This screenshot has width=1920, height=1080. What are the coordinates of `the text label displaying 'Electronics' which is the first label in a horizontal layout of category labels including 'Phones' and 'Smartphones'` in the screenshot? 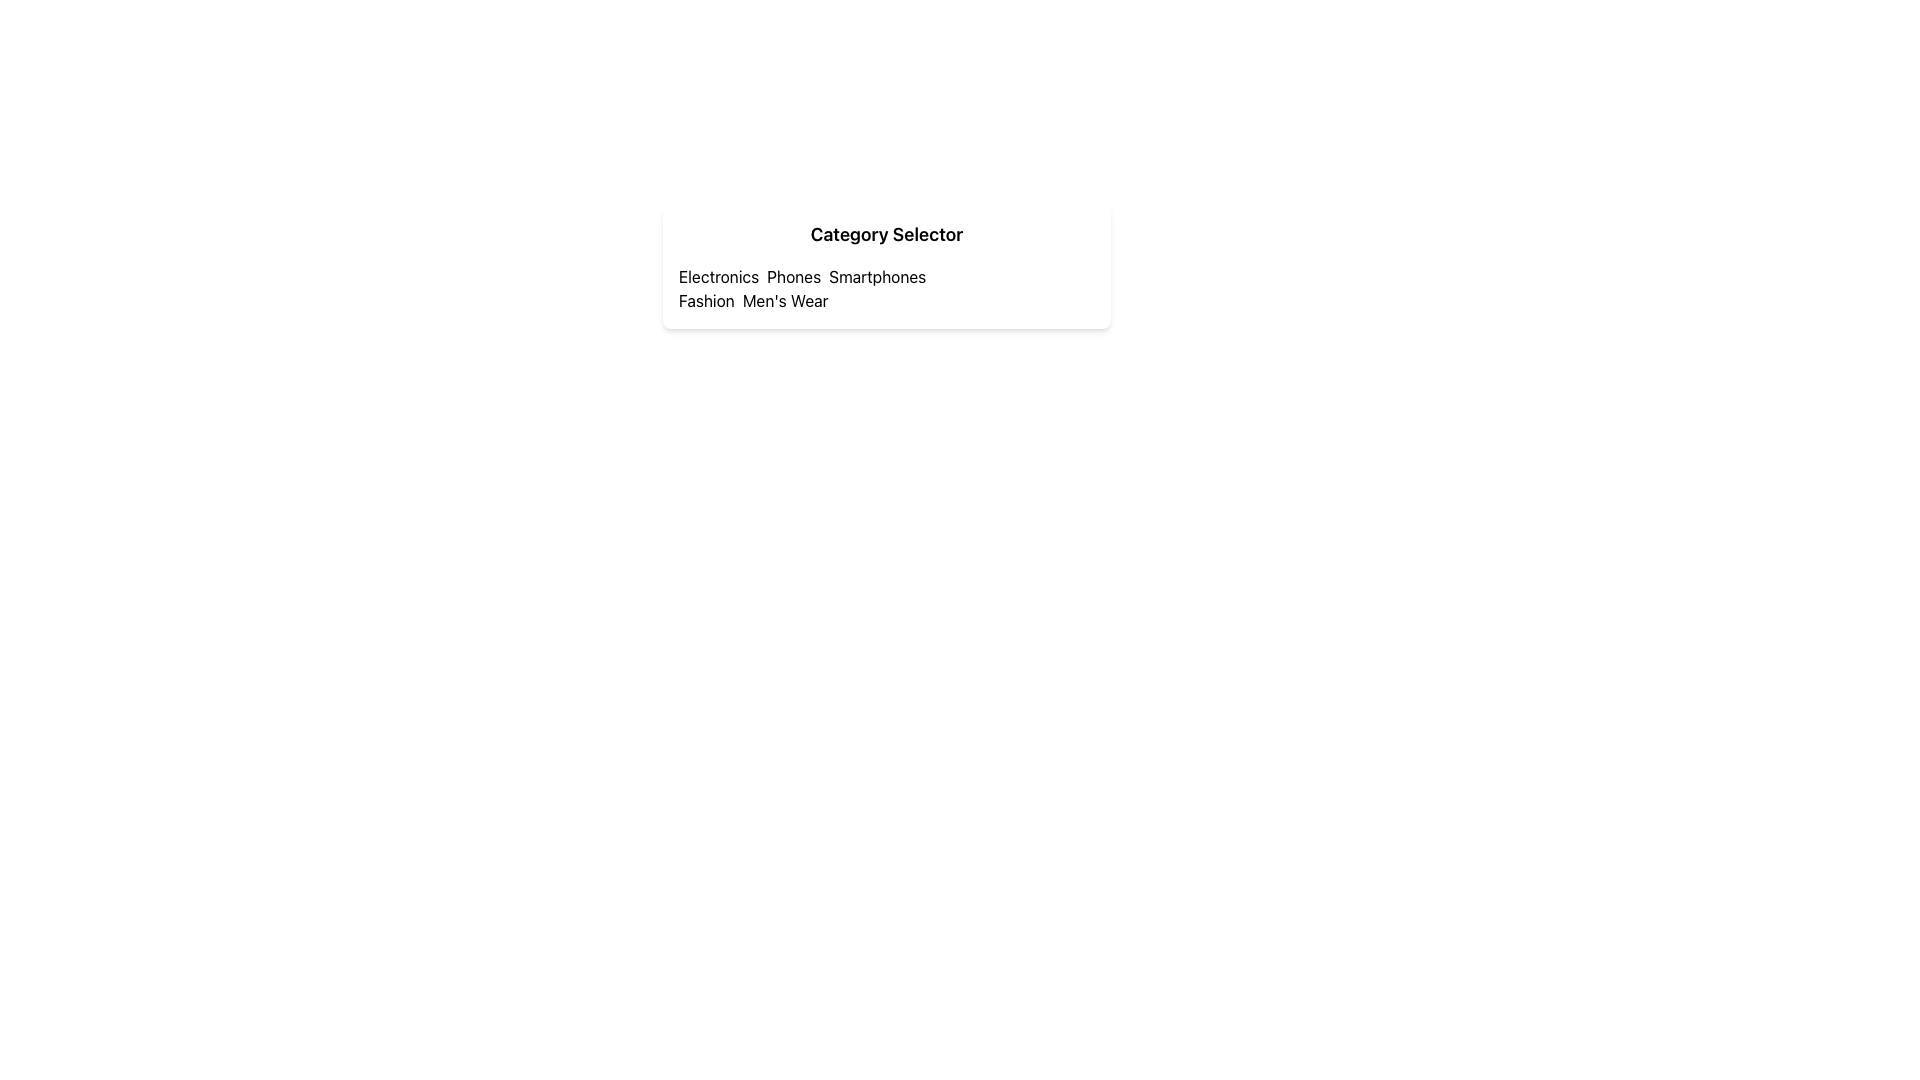 It's located at (719, 277).